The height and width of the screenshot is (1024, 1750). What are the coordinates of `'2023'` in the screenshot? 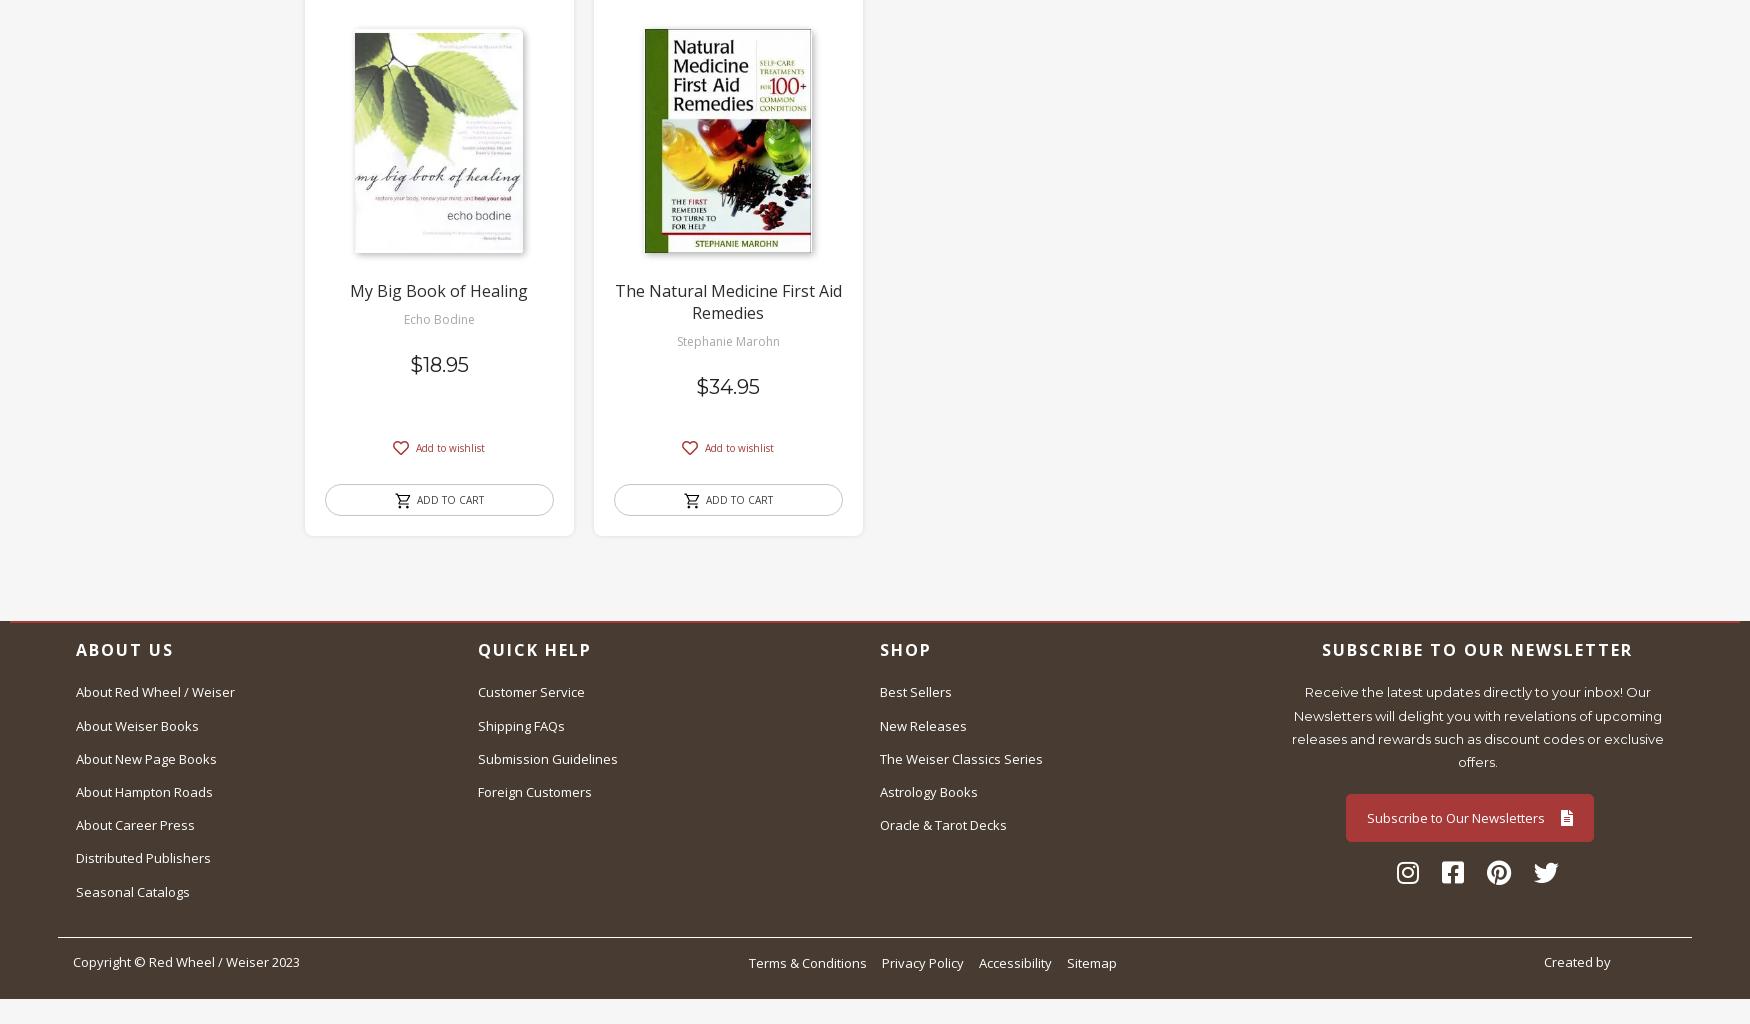 It's located at (266, 961).